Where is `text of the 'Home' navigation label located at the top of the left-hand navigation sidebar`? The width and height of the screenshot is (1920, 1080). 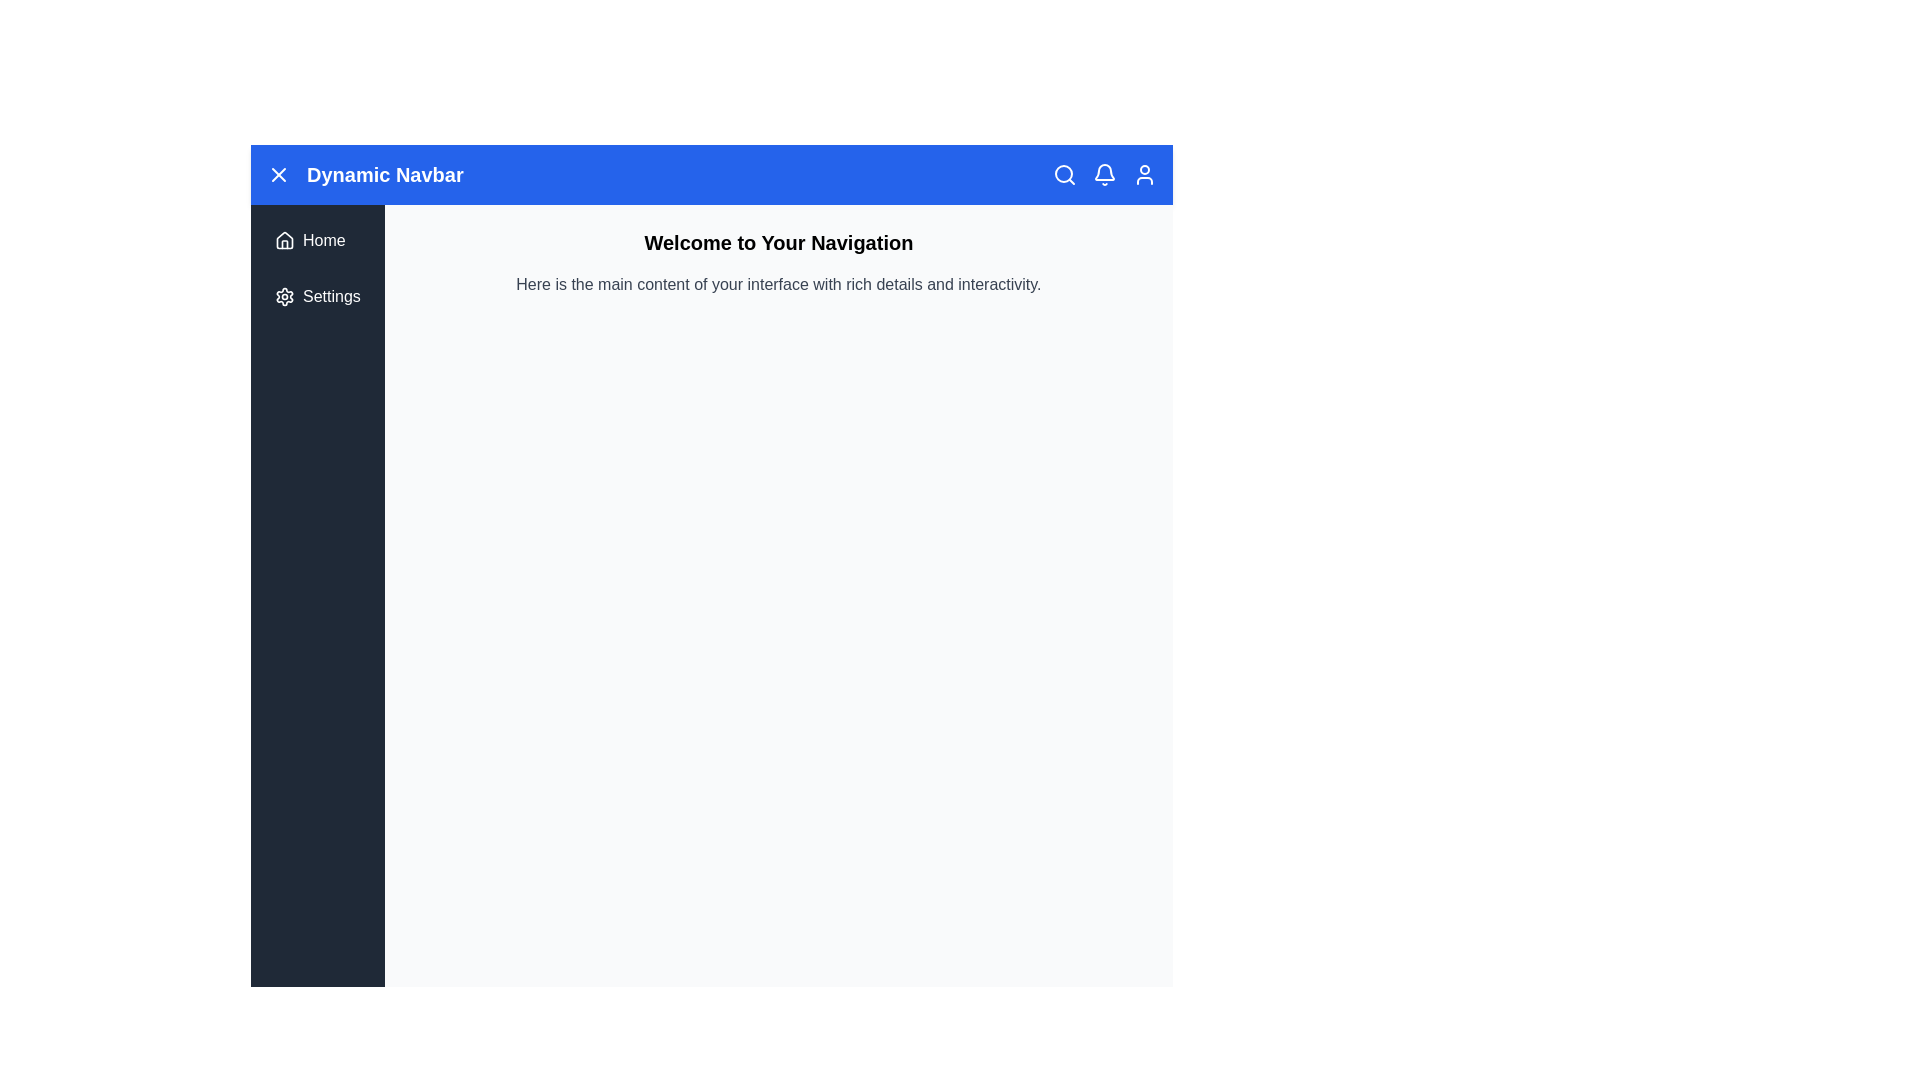 text of the 'Home' navigation label located at the top of the left-hand navigation sidebar is located at coordinates (324, 239).